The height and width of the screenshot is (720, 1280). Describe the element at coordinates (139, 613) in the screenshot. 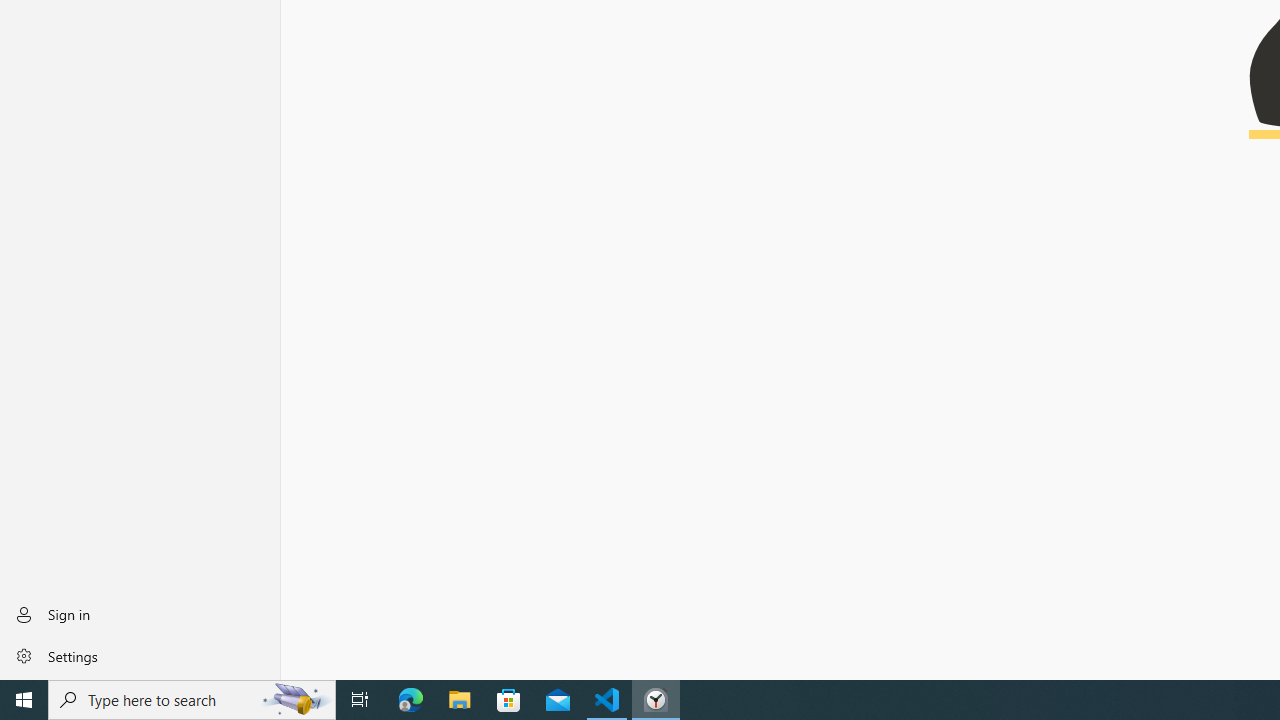

I see `'Sign in'` at that location.